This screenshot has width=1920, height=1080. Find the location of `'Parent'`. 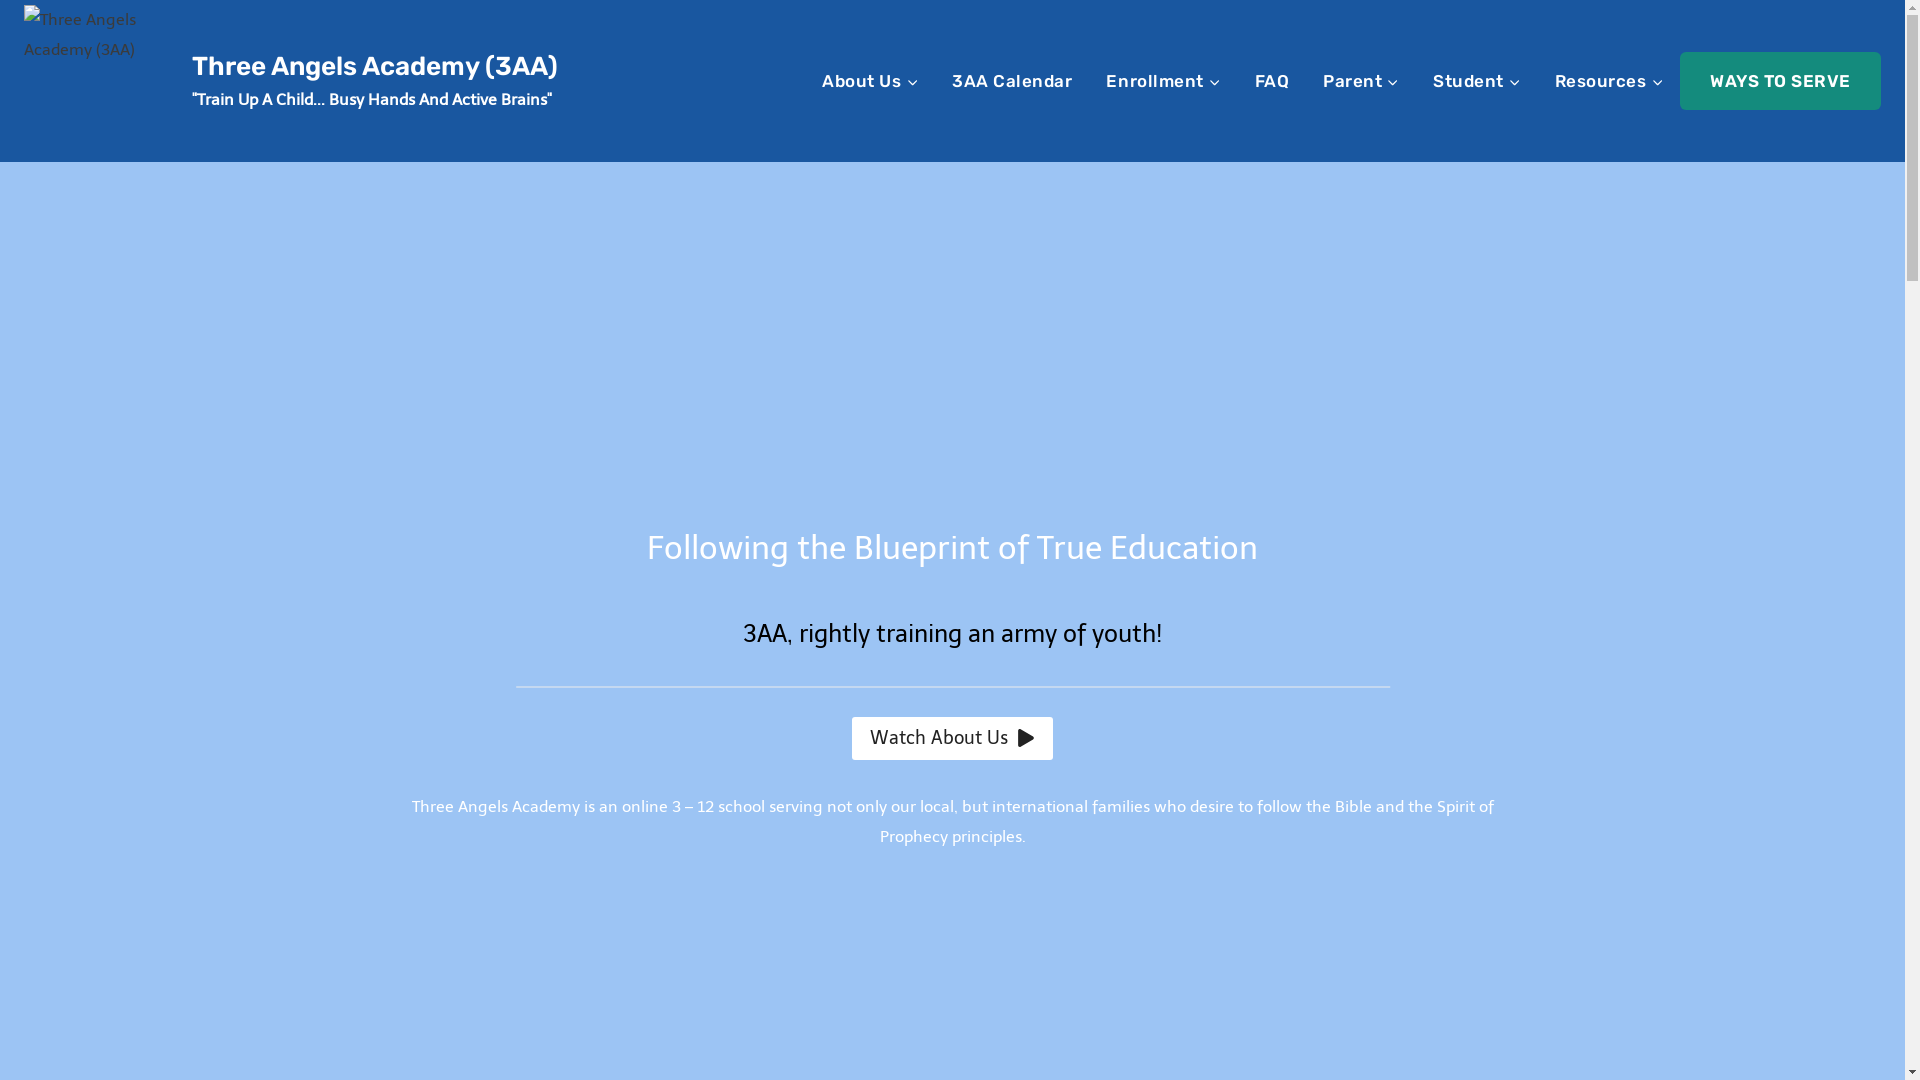

'Parent' is located at coordinates (1360, 79).